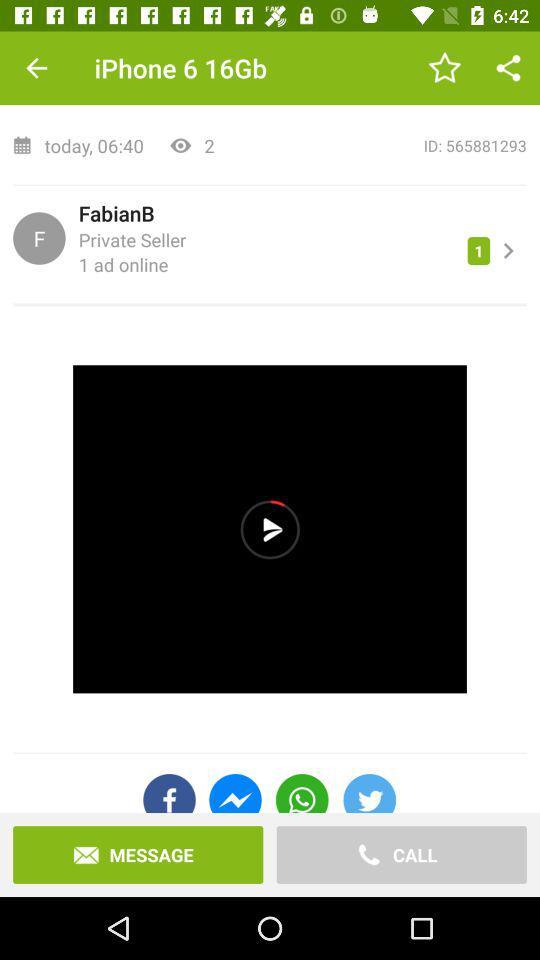  What do you see at coordinates (168, 793) in the screenshot?
I see `the facebook icon` at bounding box center [168, 793].